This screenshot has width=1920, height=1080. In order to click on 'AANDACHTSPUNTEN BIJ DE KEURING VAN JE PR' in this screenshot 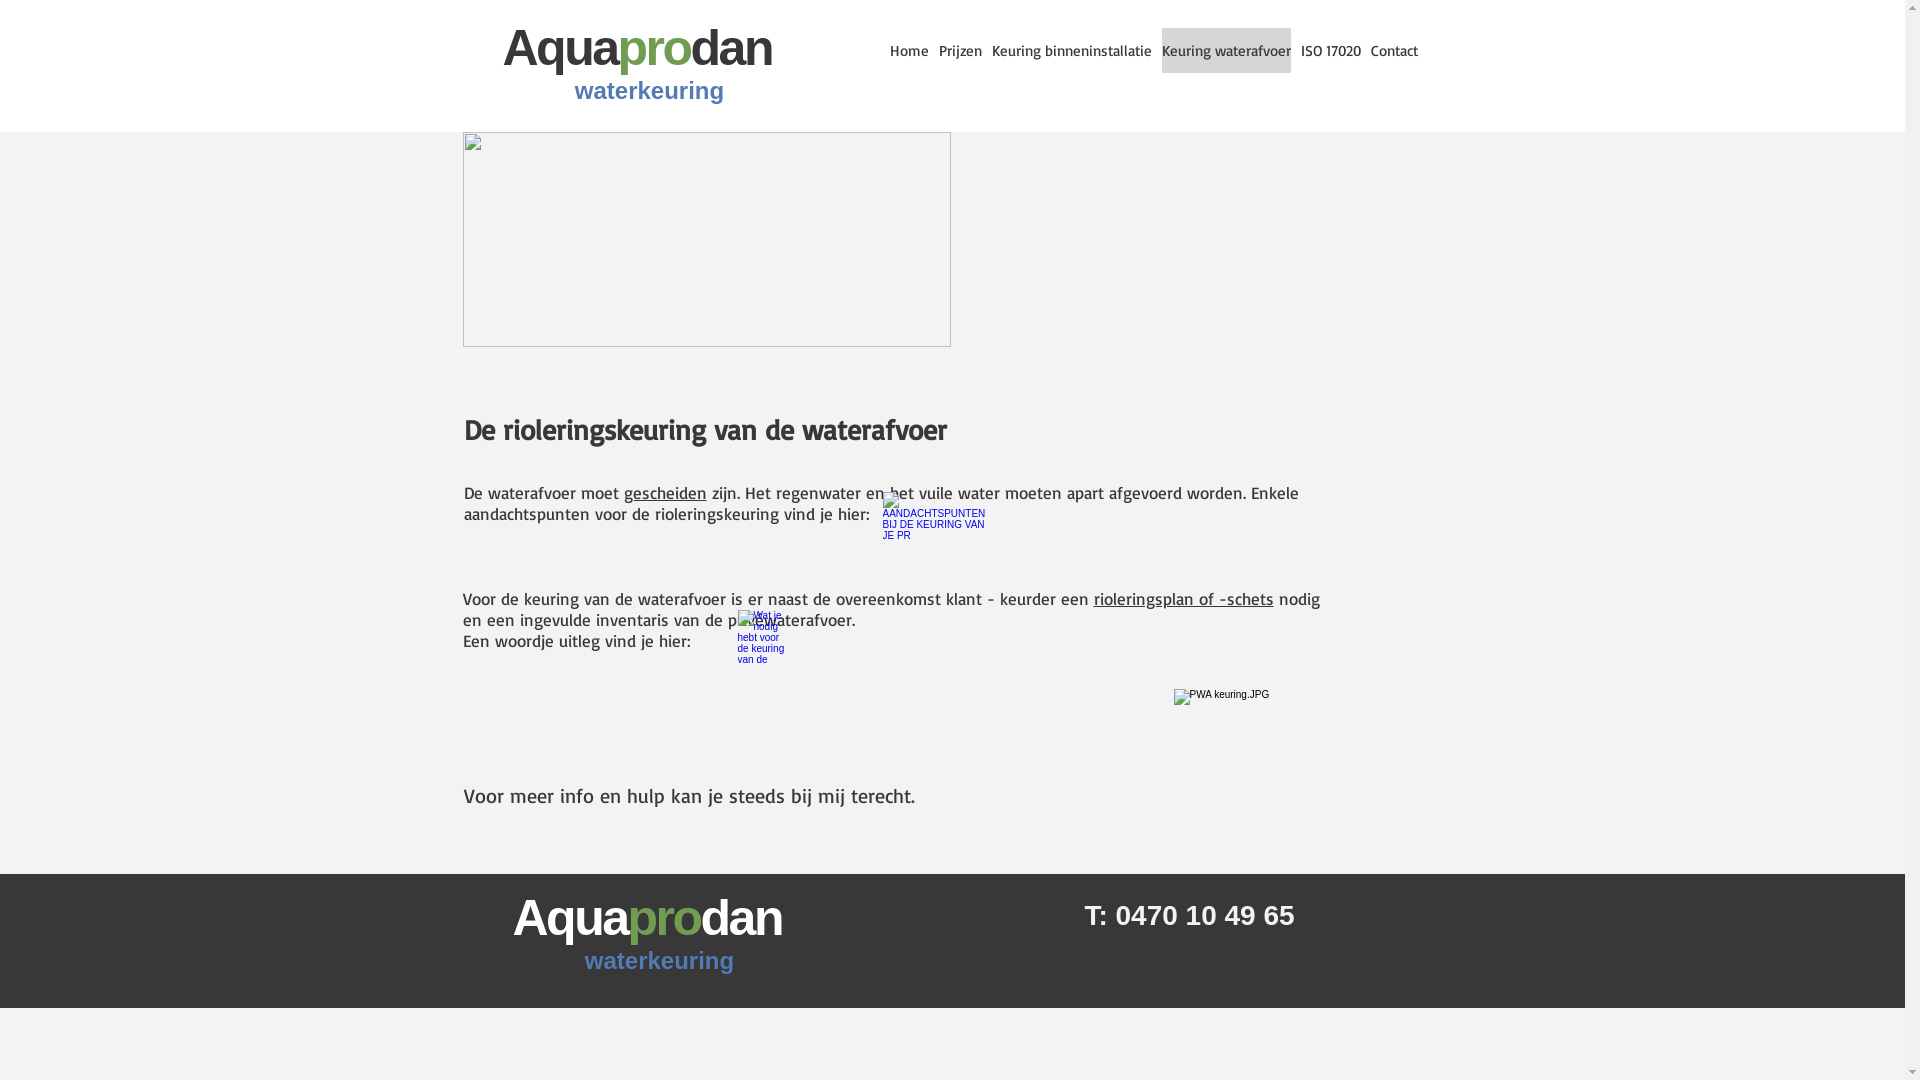, I will do `click(910, 543)`.